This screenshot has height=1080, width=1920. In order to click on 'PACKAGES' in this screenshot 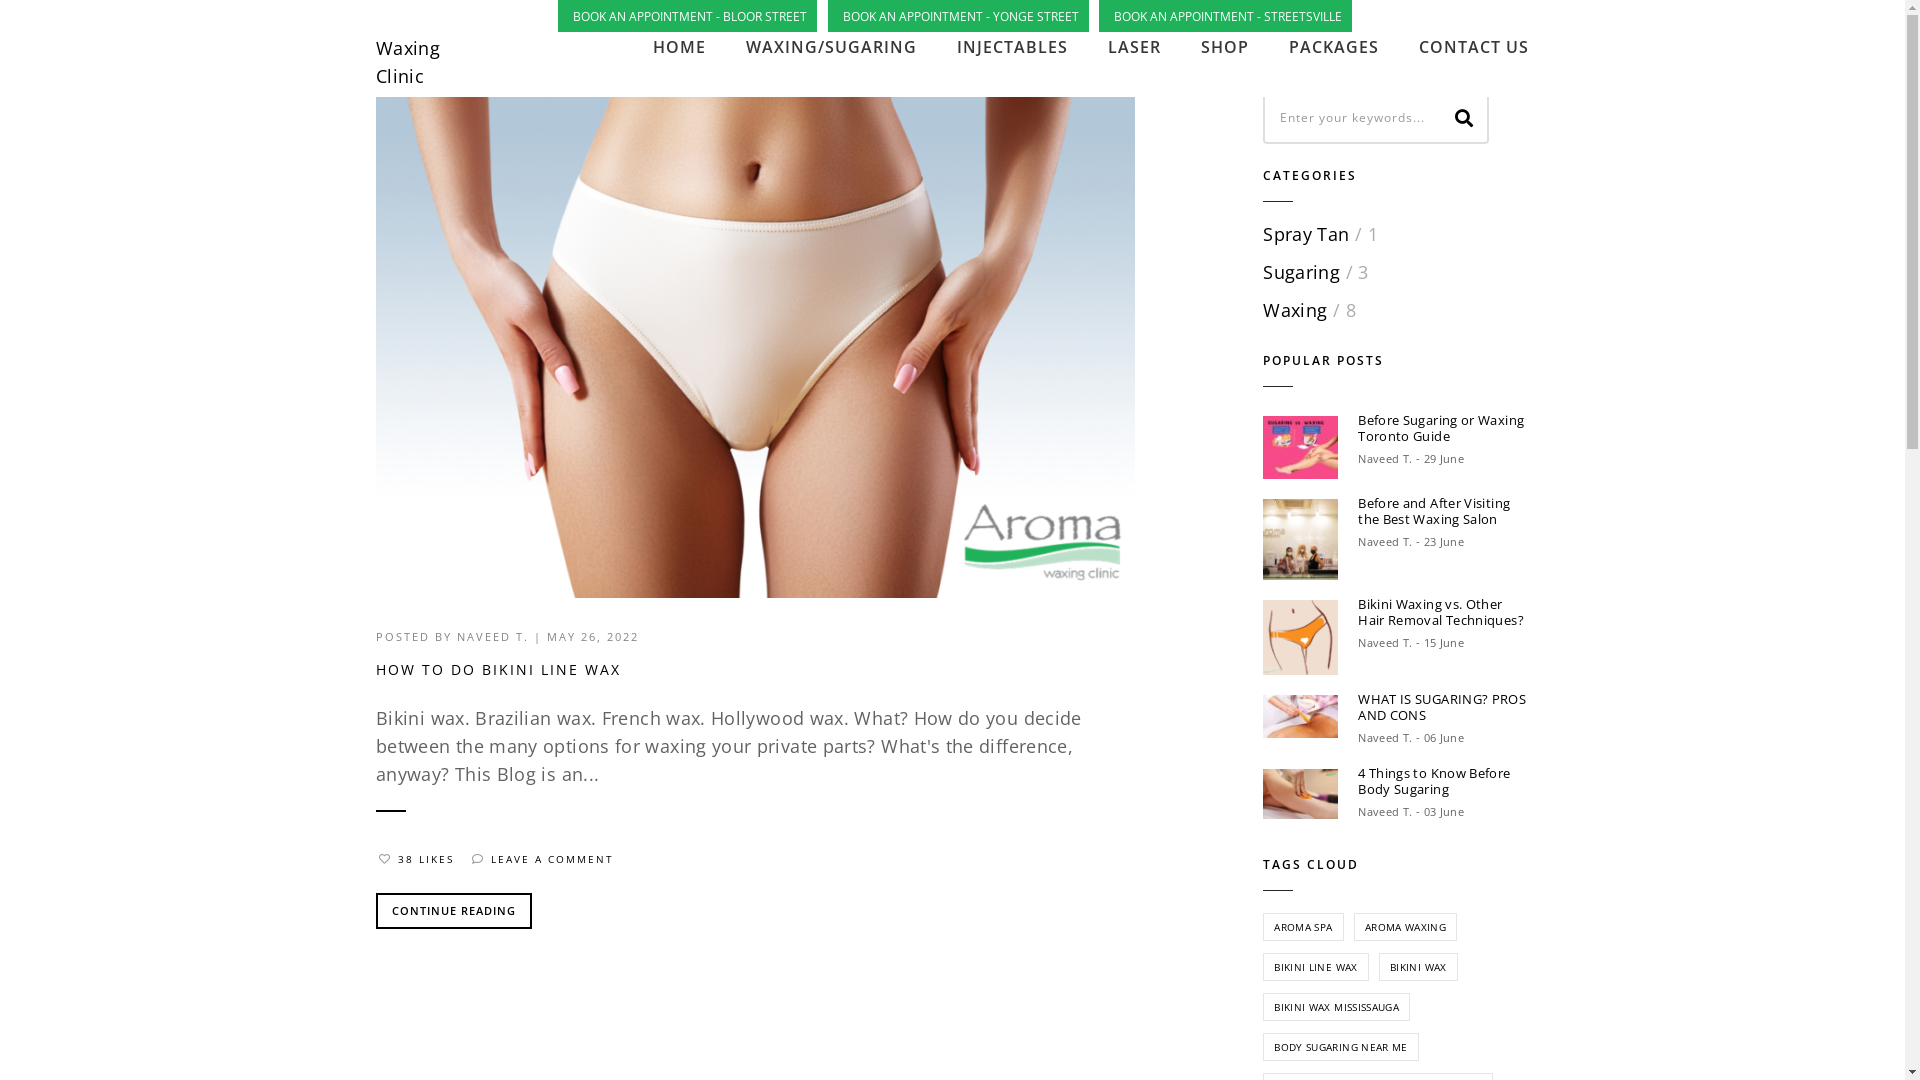, I will do `click(1334, 46)`.